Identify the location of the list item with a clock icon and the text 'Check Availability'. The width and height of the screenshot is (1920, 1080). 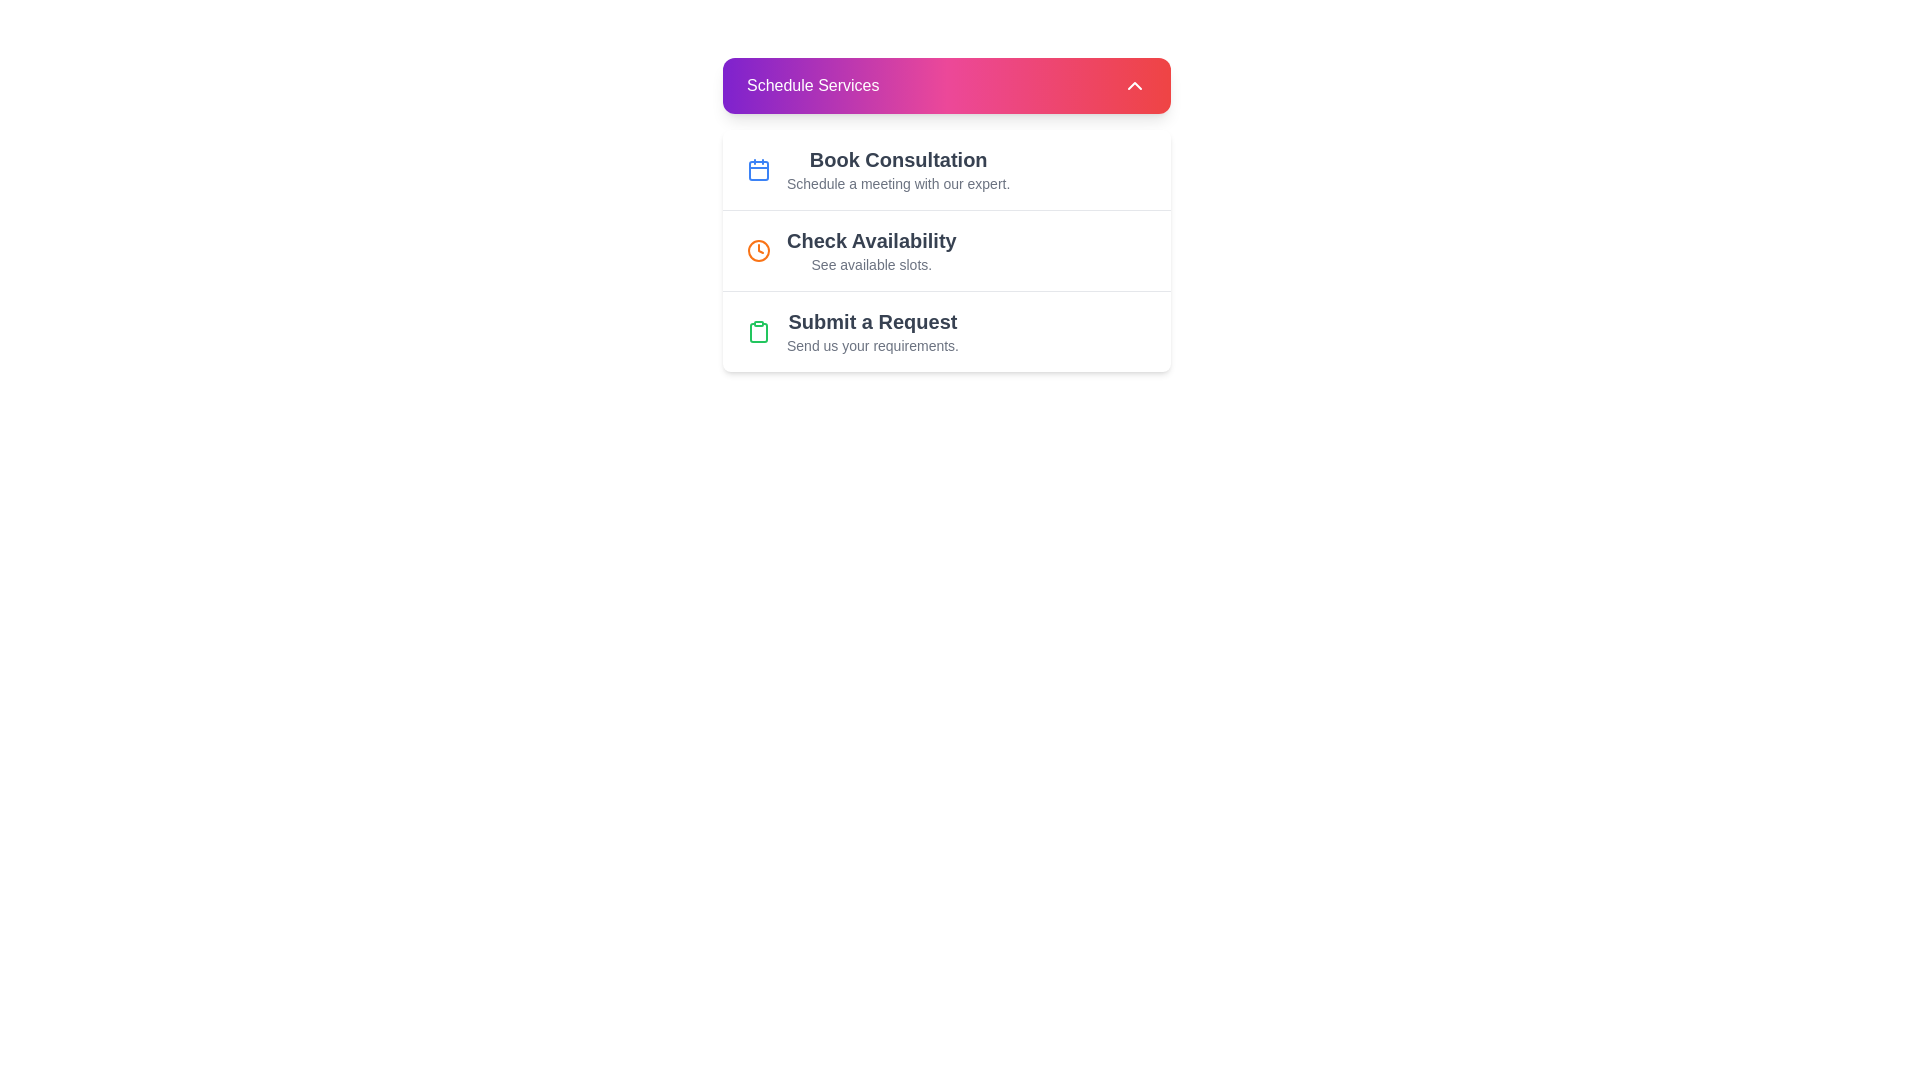
(945, 249).